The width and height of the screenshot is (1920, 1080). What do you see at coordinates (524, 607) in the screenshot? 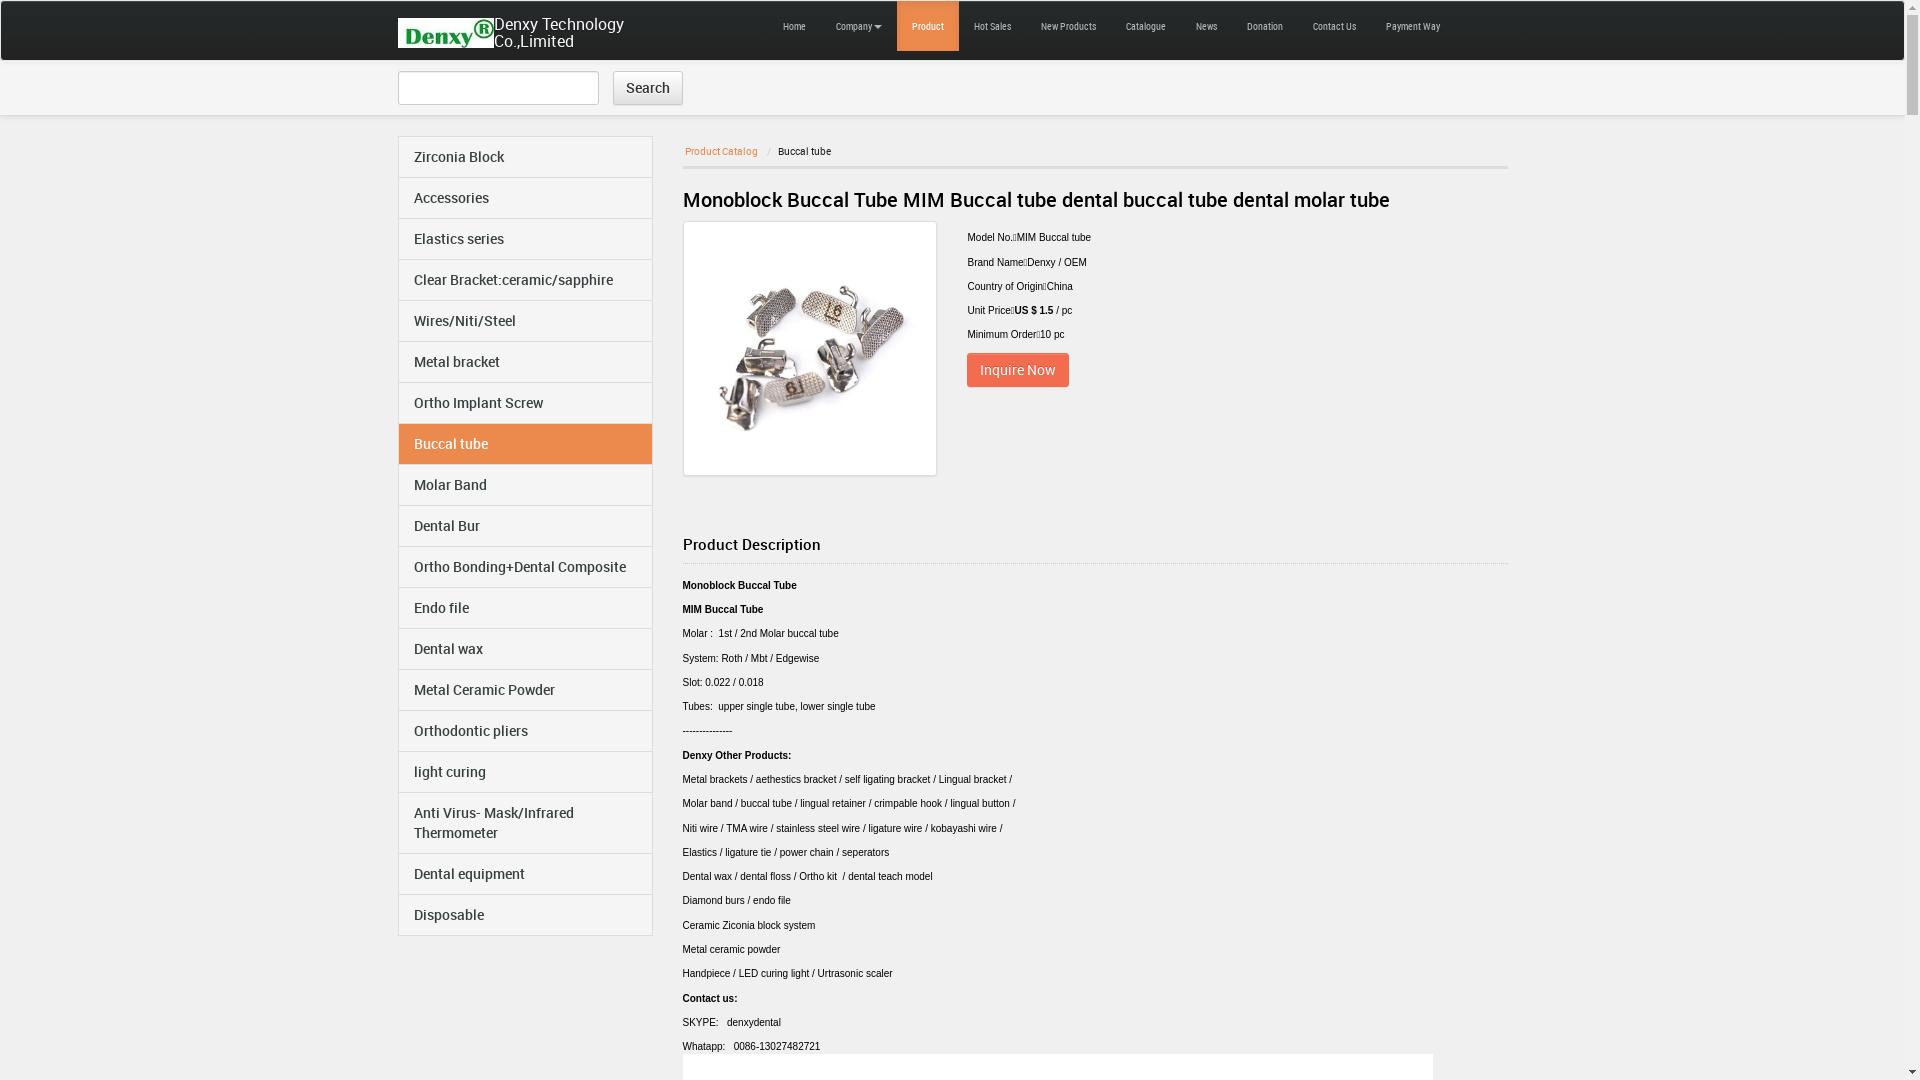
I see `'Endo file'` at bounding box center [524, 607].